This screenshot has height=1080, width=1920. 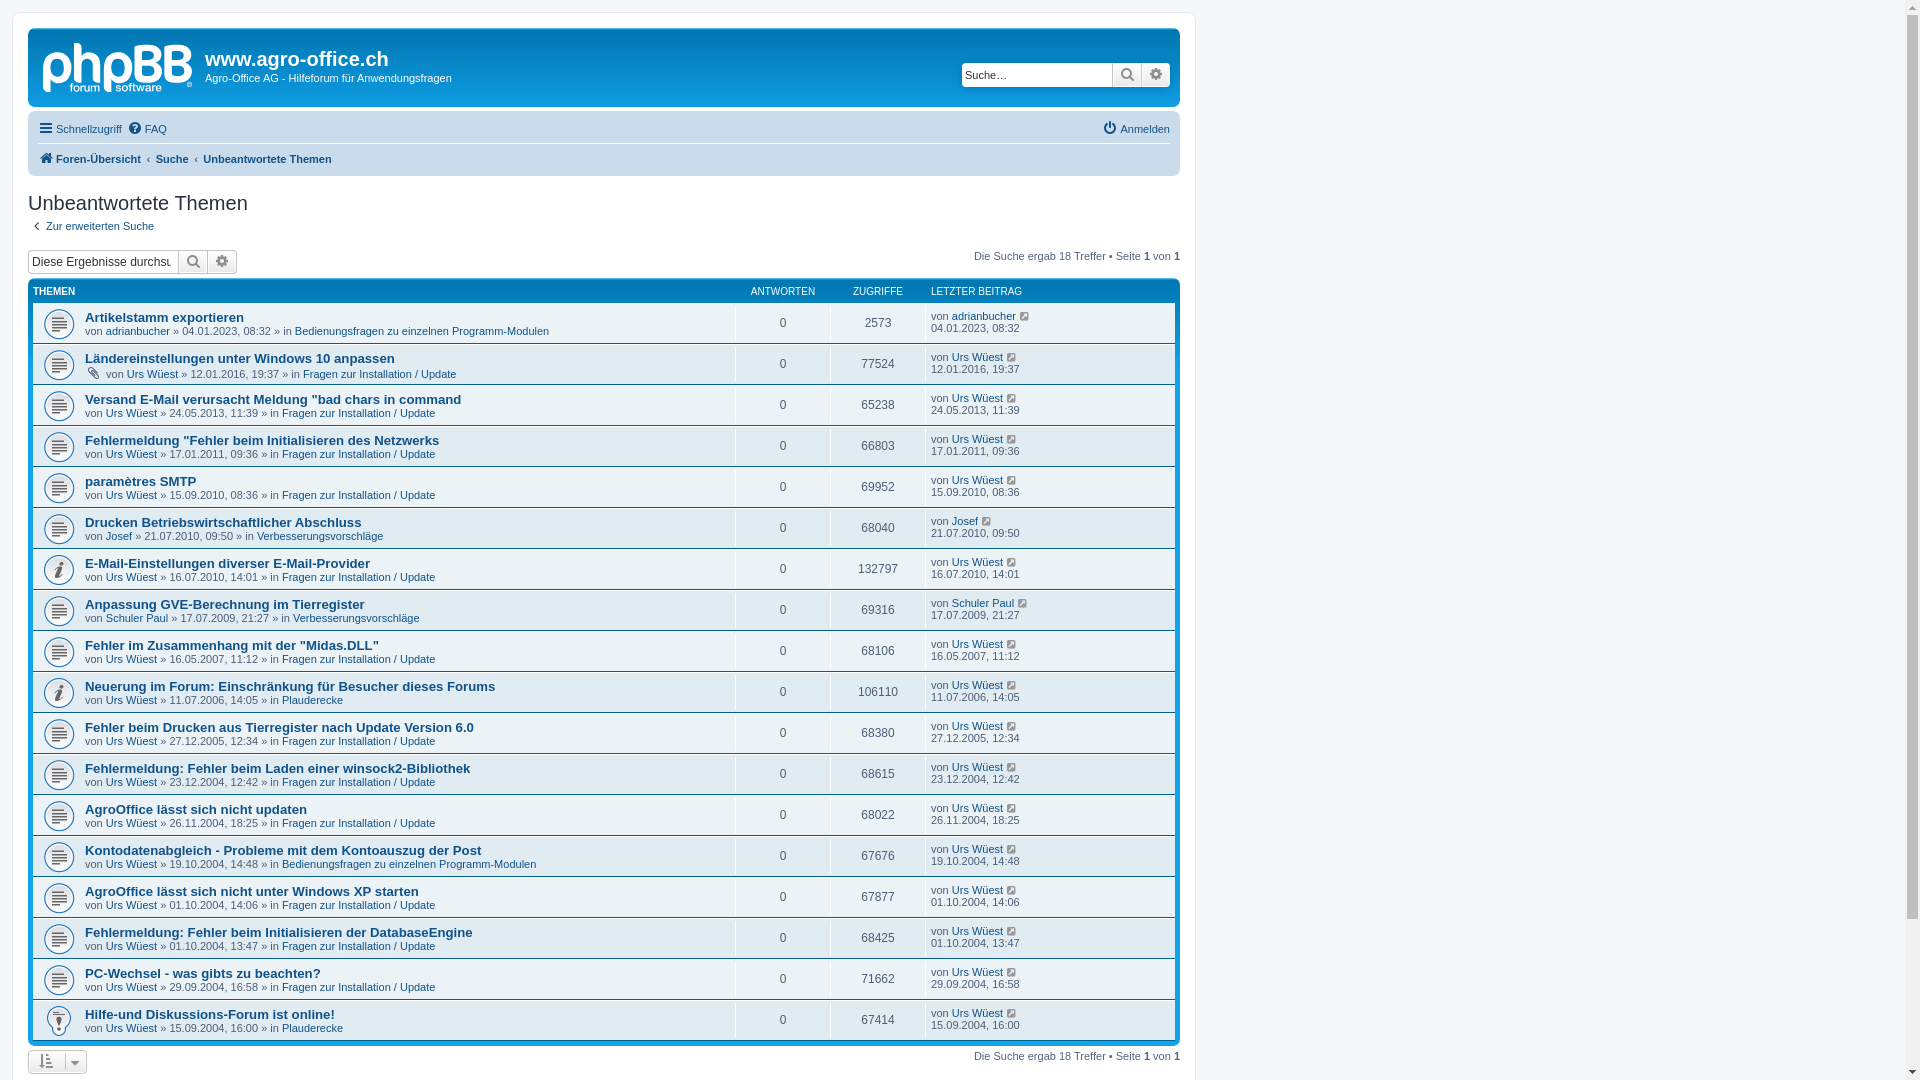 I want to click on 'Josef', so click(x=964, y=519).